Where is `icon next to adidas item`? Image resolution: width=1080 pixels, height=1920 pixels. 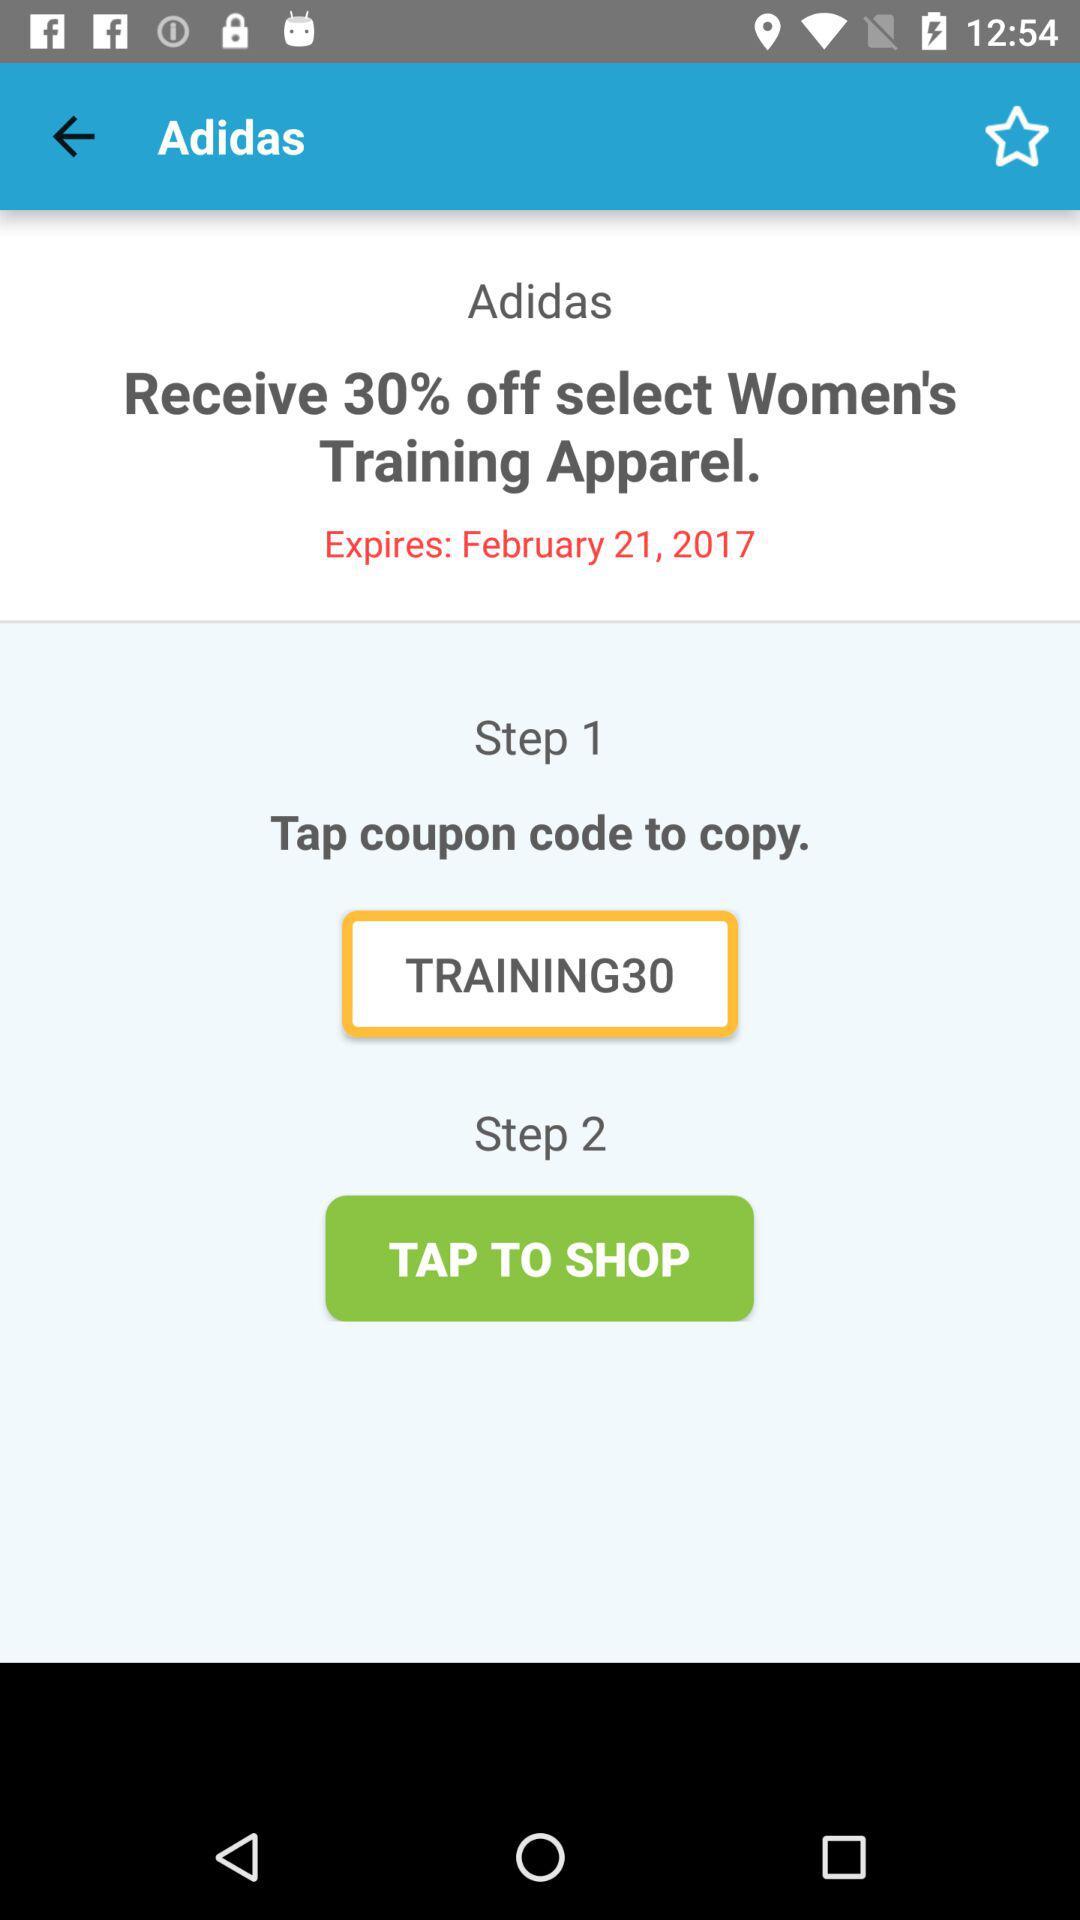 icon next to adidas item is located at coordinates (72, 135).